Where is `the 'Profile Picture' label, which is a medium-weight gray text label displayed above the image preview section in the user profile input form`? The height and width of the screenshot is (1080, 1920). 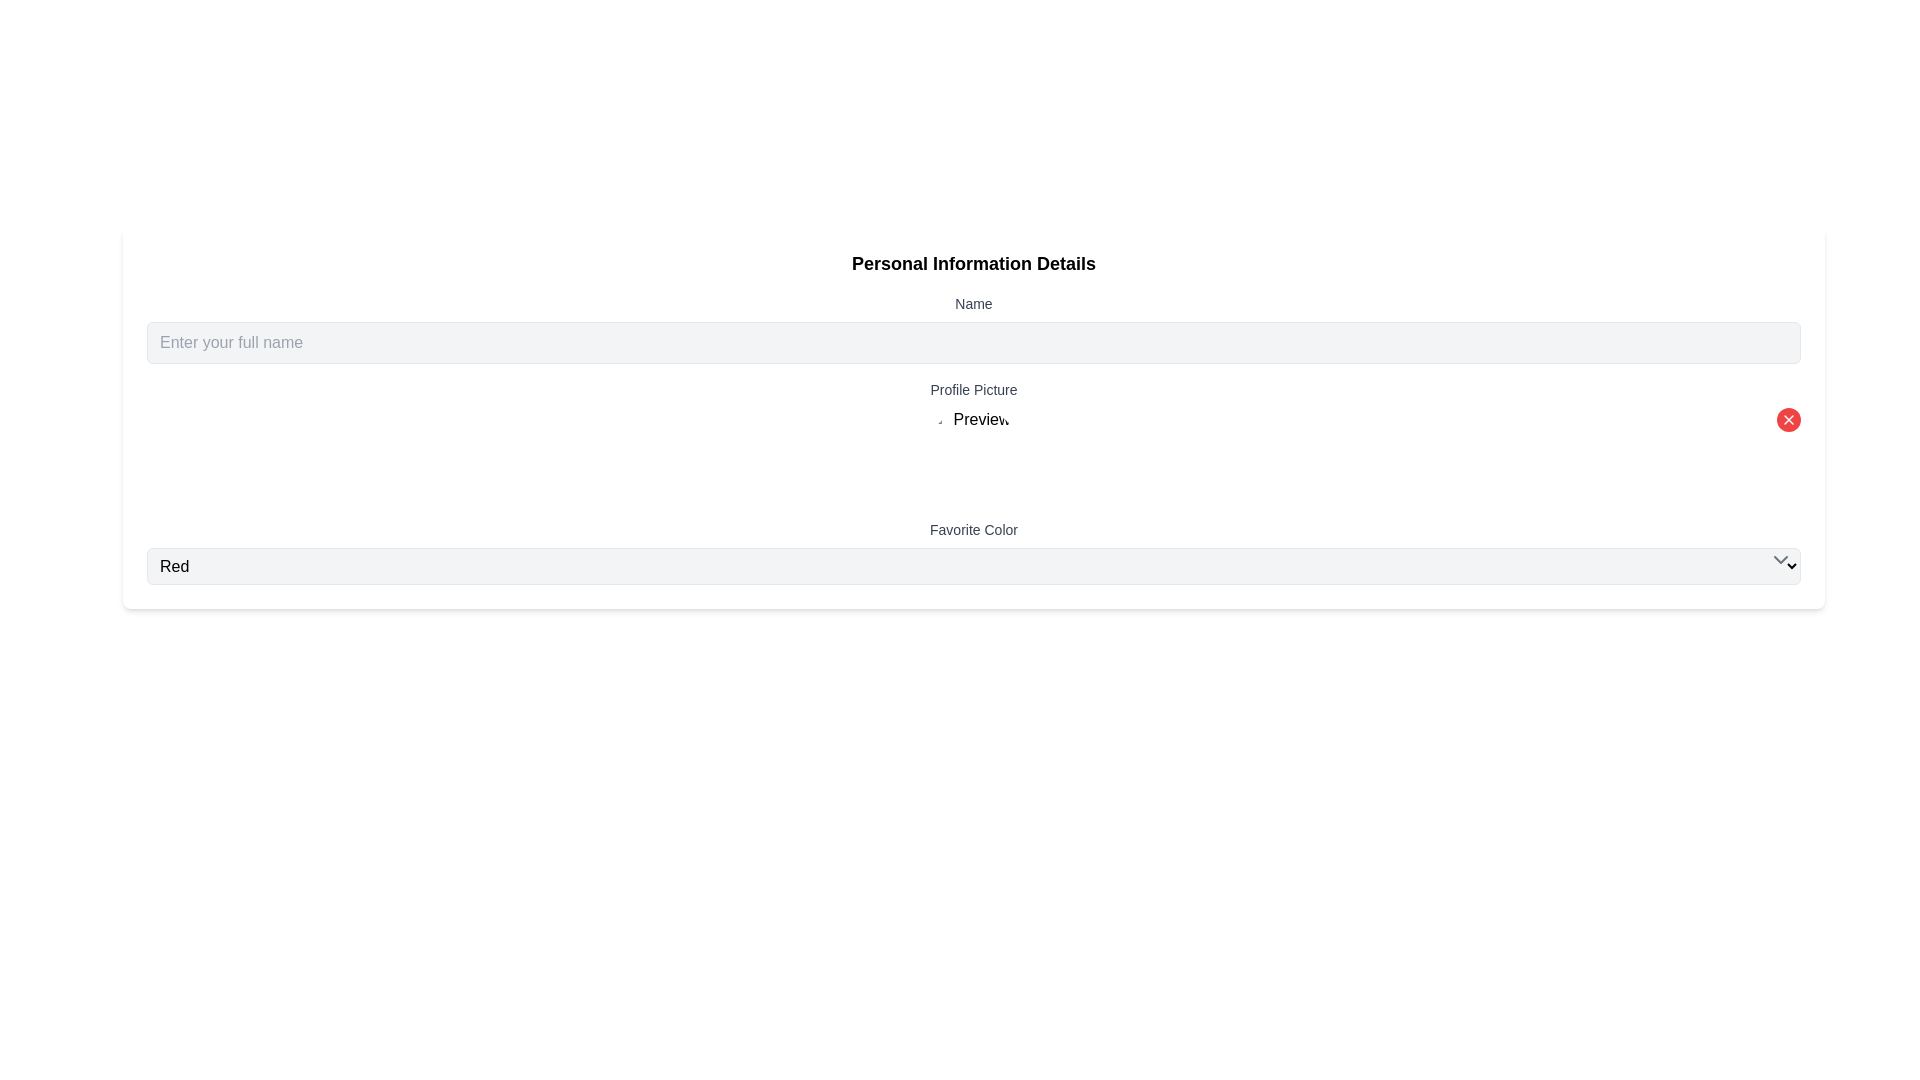
the 'Profile Picture' label, which is a medium-weight gray text label displayed above the image preview section in the user profile input form is located at coordinates (974, 389).